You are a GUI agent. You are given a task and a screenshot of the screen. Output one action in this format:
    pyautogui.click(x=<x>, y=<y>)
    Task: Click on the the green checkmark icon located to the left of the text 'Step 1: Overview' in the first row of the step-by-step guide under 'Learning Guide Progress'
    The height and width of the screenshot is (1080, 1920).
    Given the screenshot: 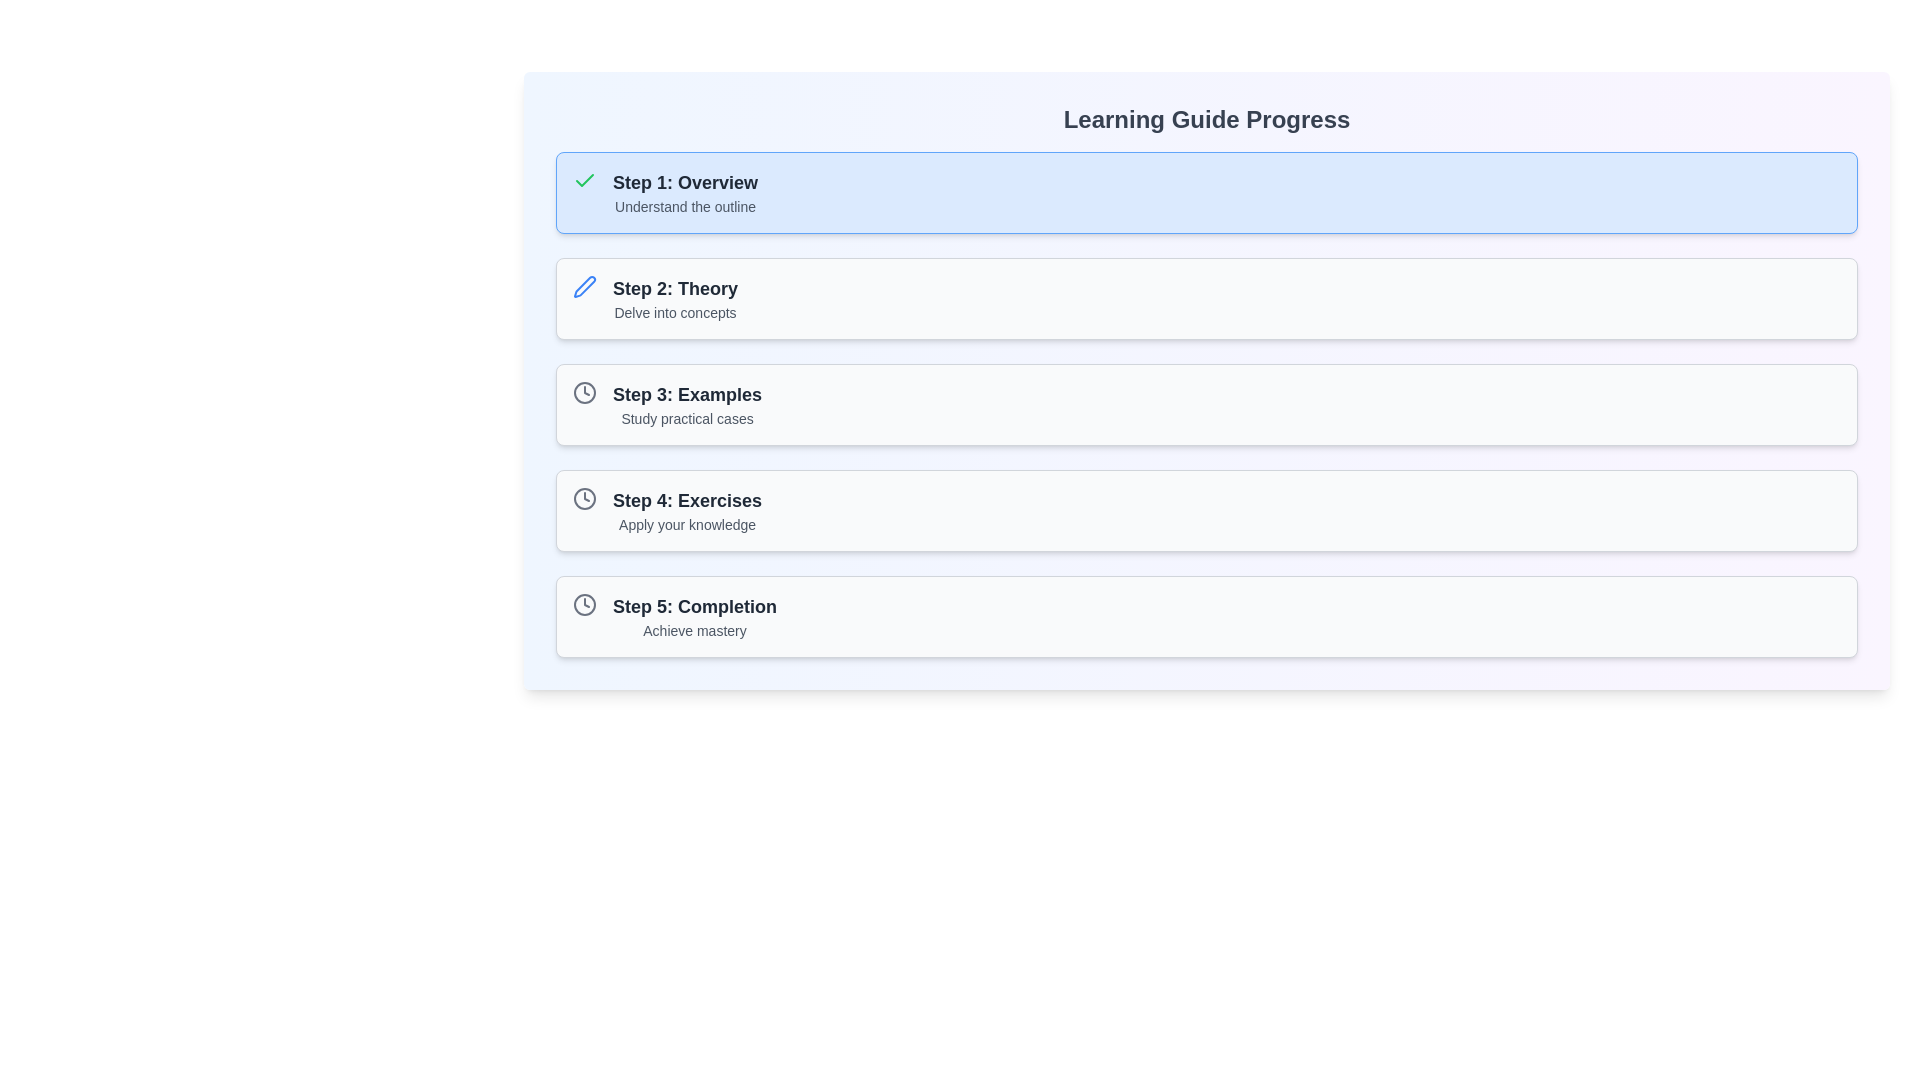 What is the action you would take?
    pyautogui.click(x=584, y=181)
    